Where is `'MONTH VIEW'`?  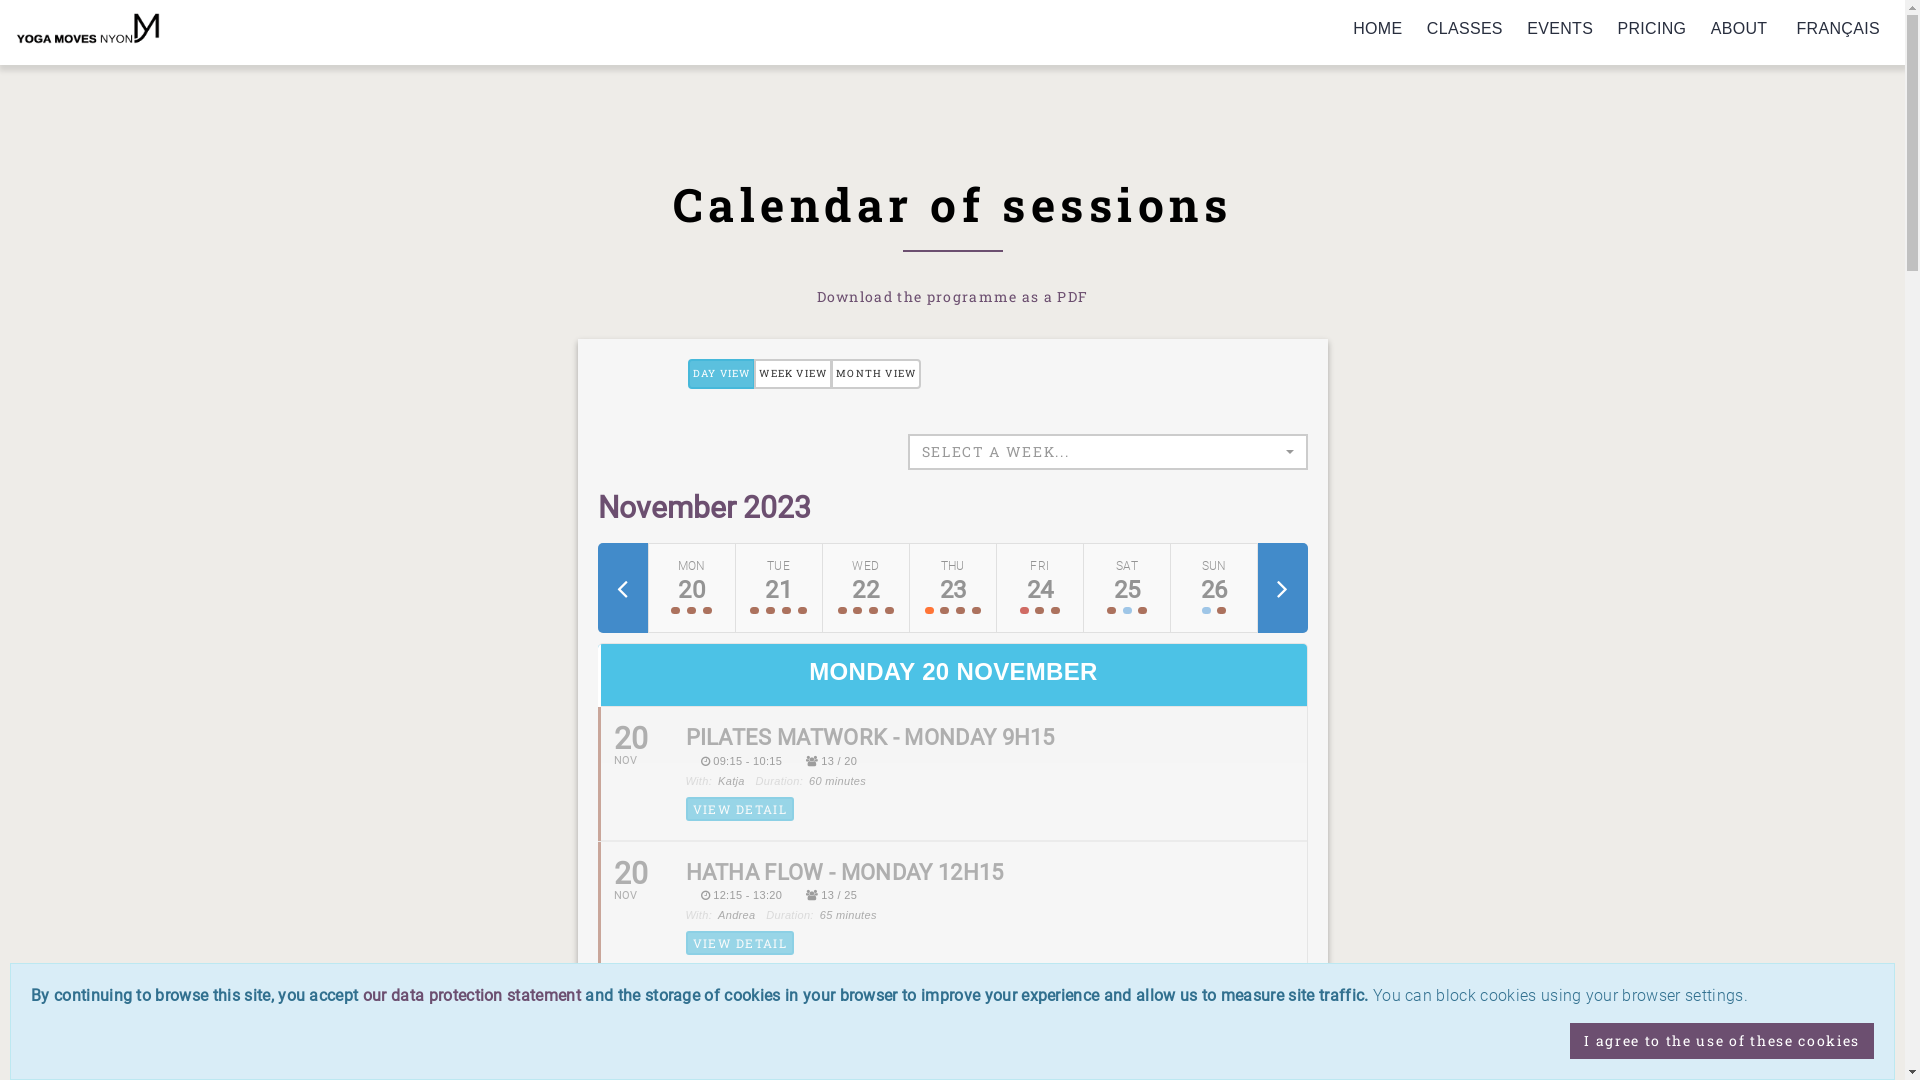 'MONTH VIEW' is located at coordinates (830, 374).